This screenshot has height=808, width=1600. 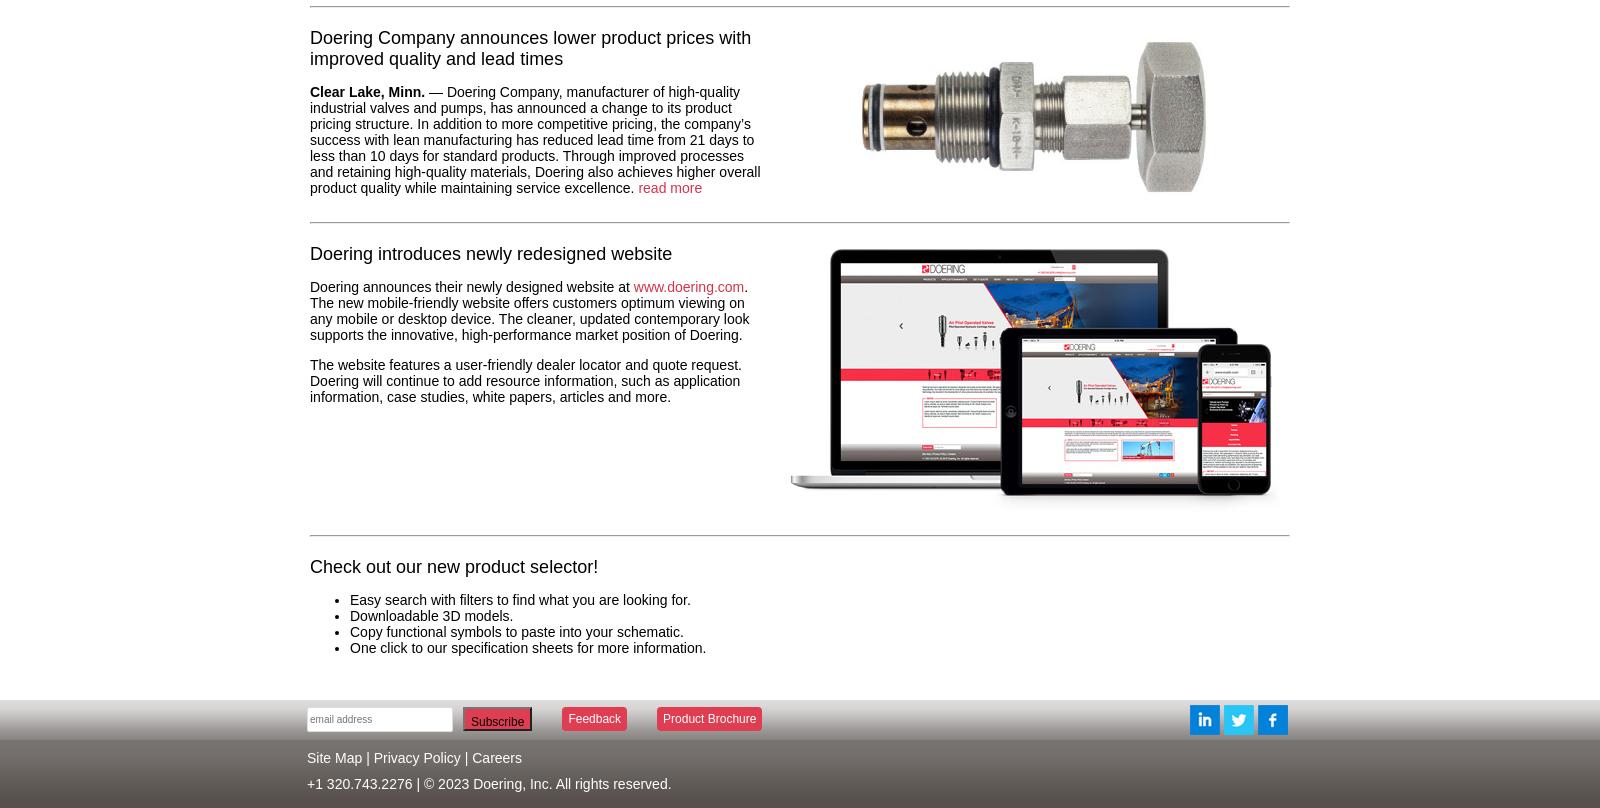 What do you see at coordinates (495, 756) in the screenshot?
I see `'Careers'` at bounding box center [495, 756].